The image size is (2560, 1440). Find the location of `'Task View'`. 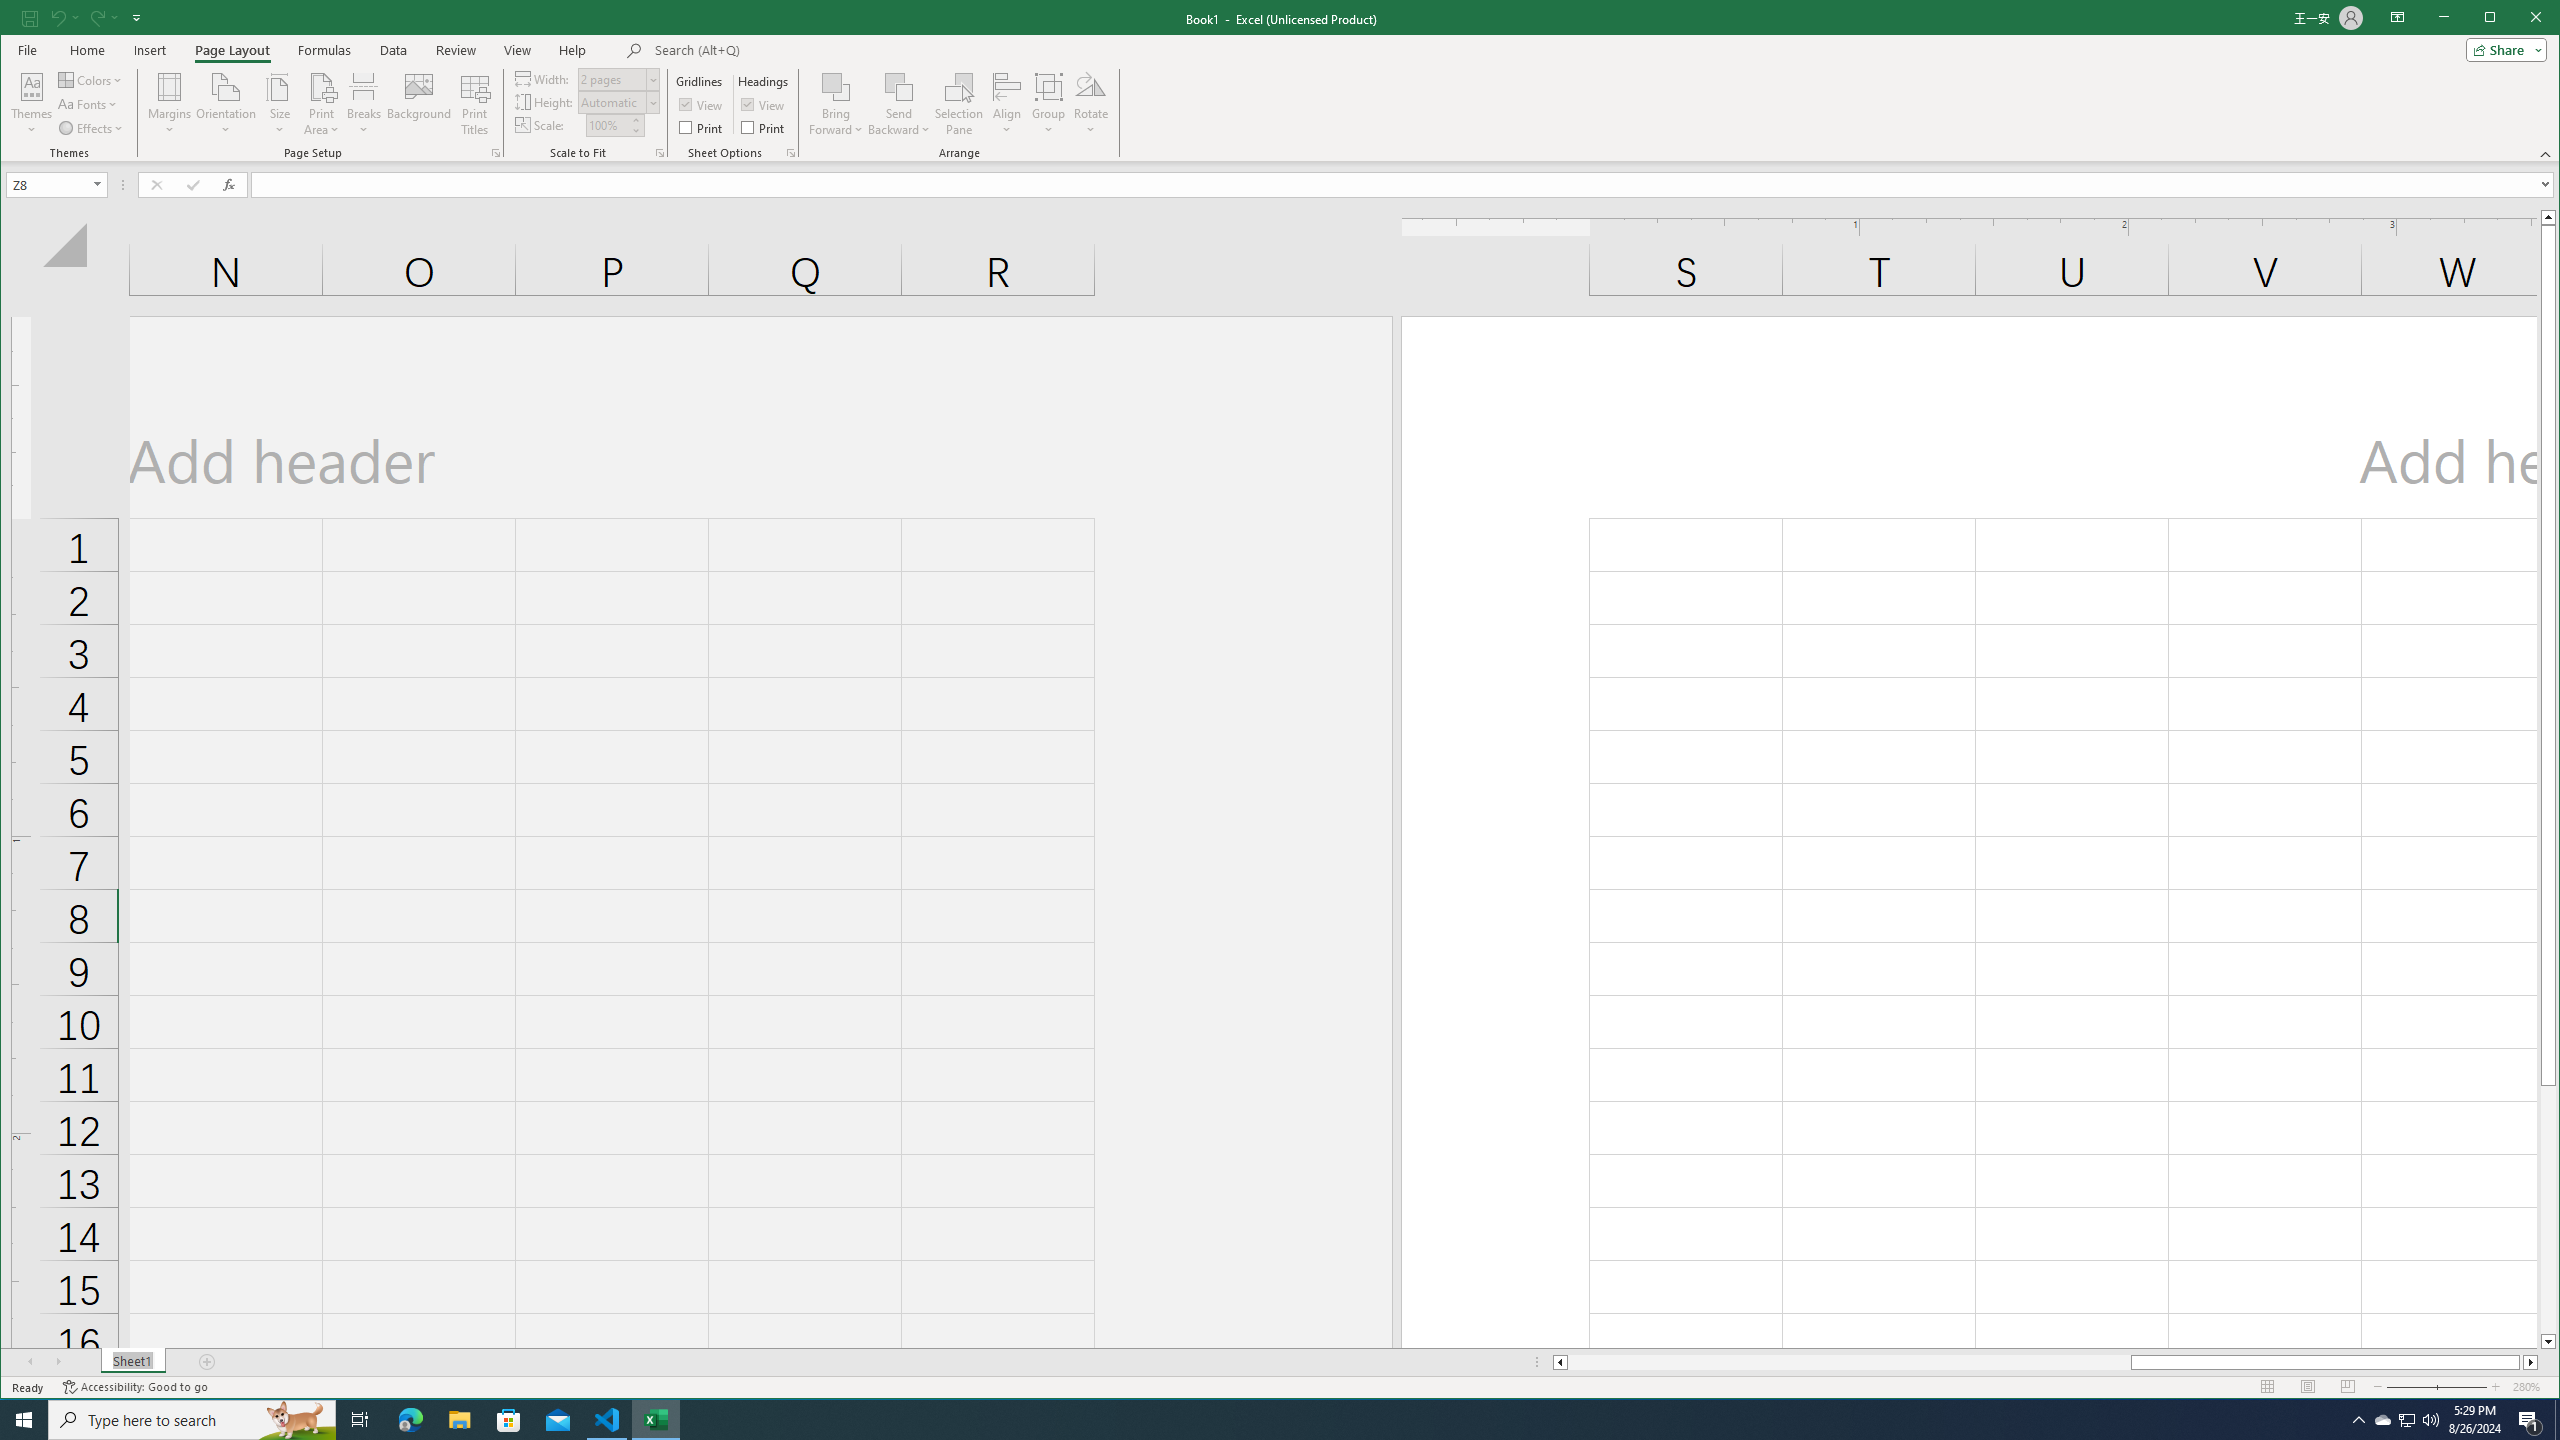

'Task View' is located at coordinates (358, 1418).